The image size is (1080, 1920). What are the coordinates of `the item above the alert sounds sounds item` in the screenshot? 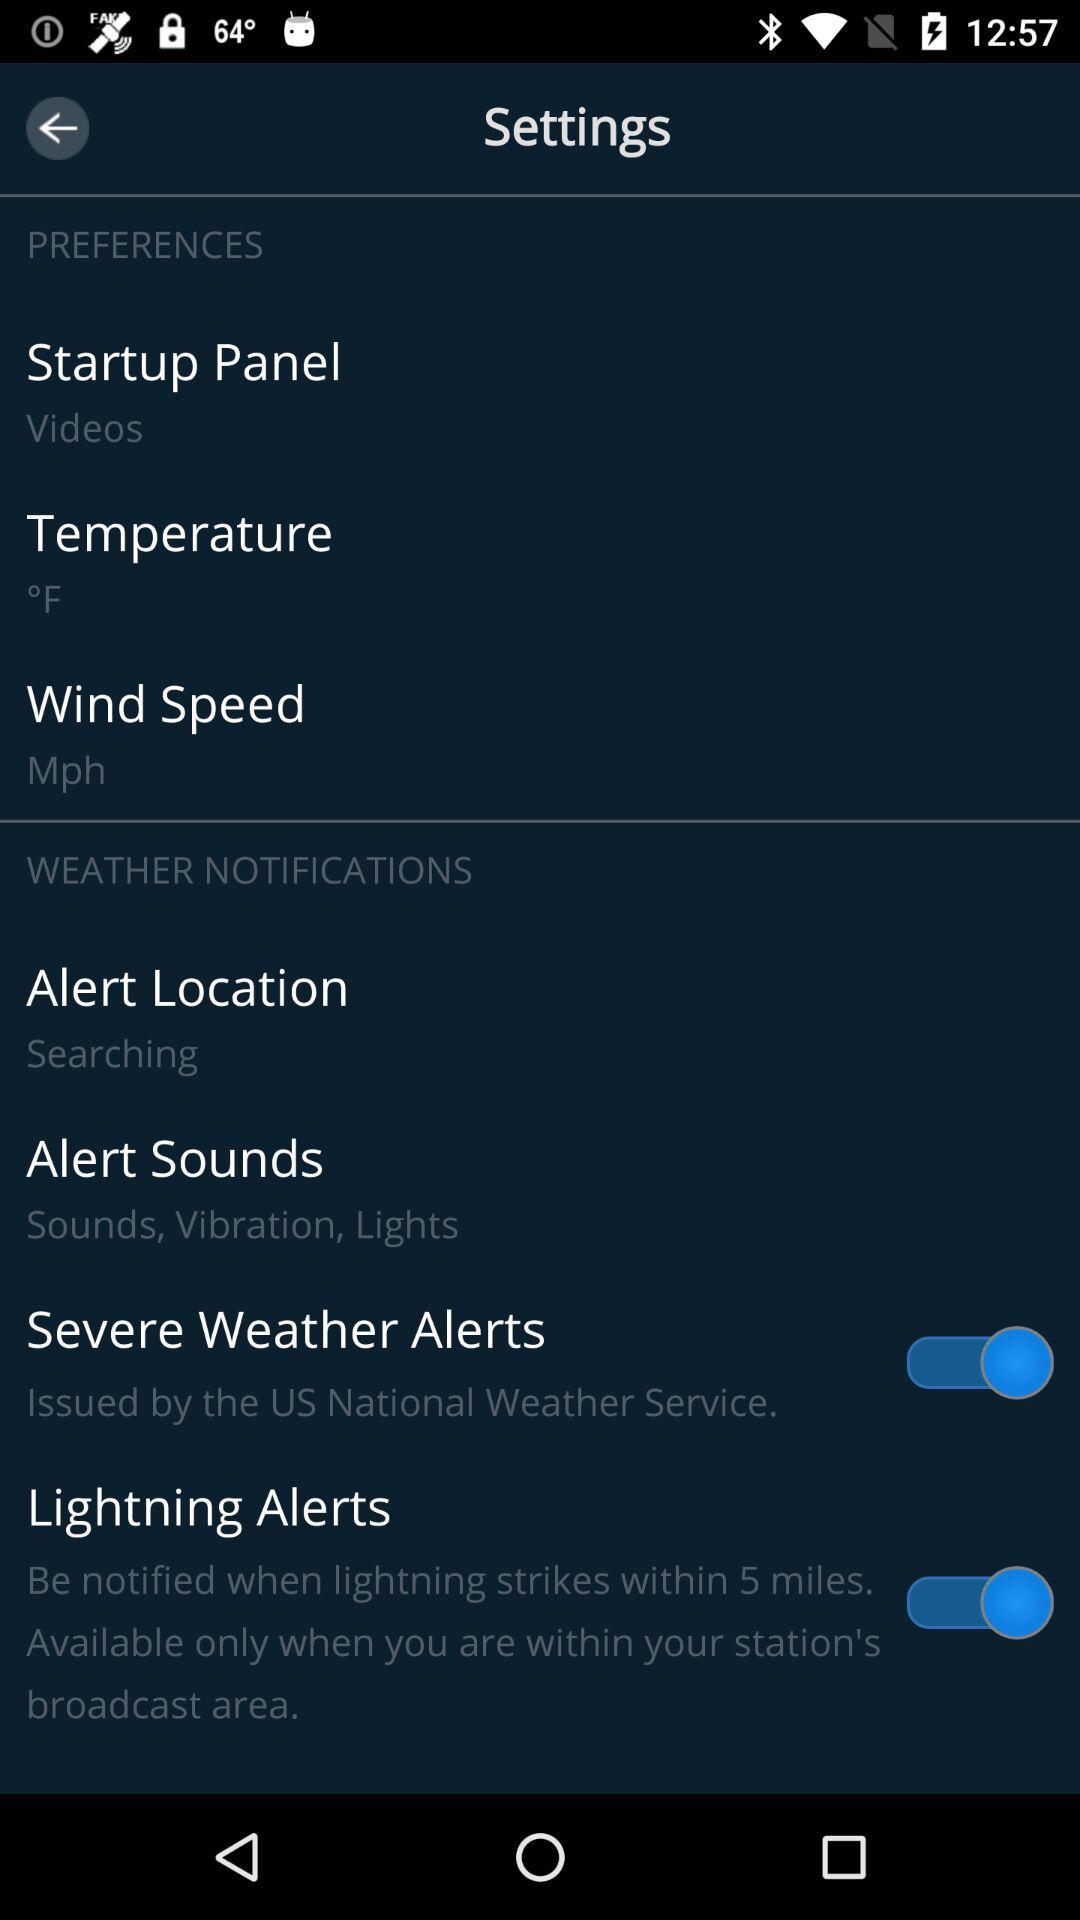 It's located at (540, 1017).